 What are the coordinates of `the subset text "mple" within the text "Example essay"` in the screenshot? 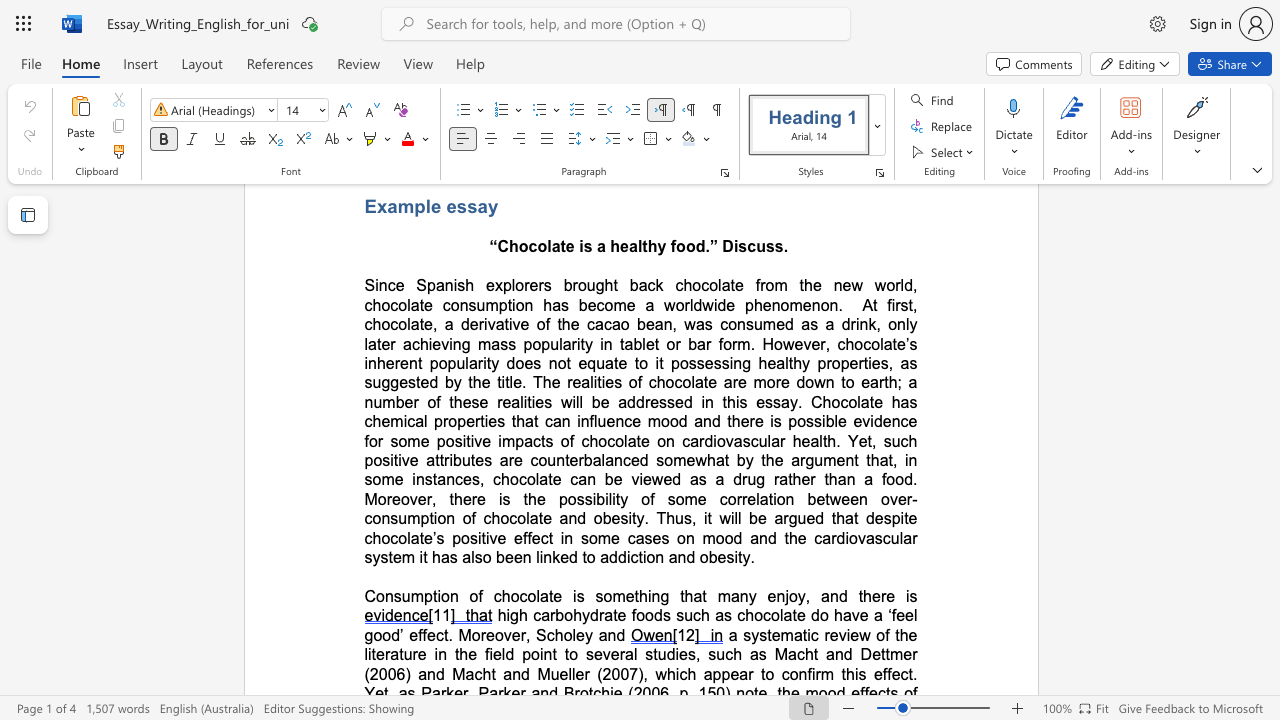 It's located at (397, 206).